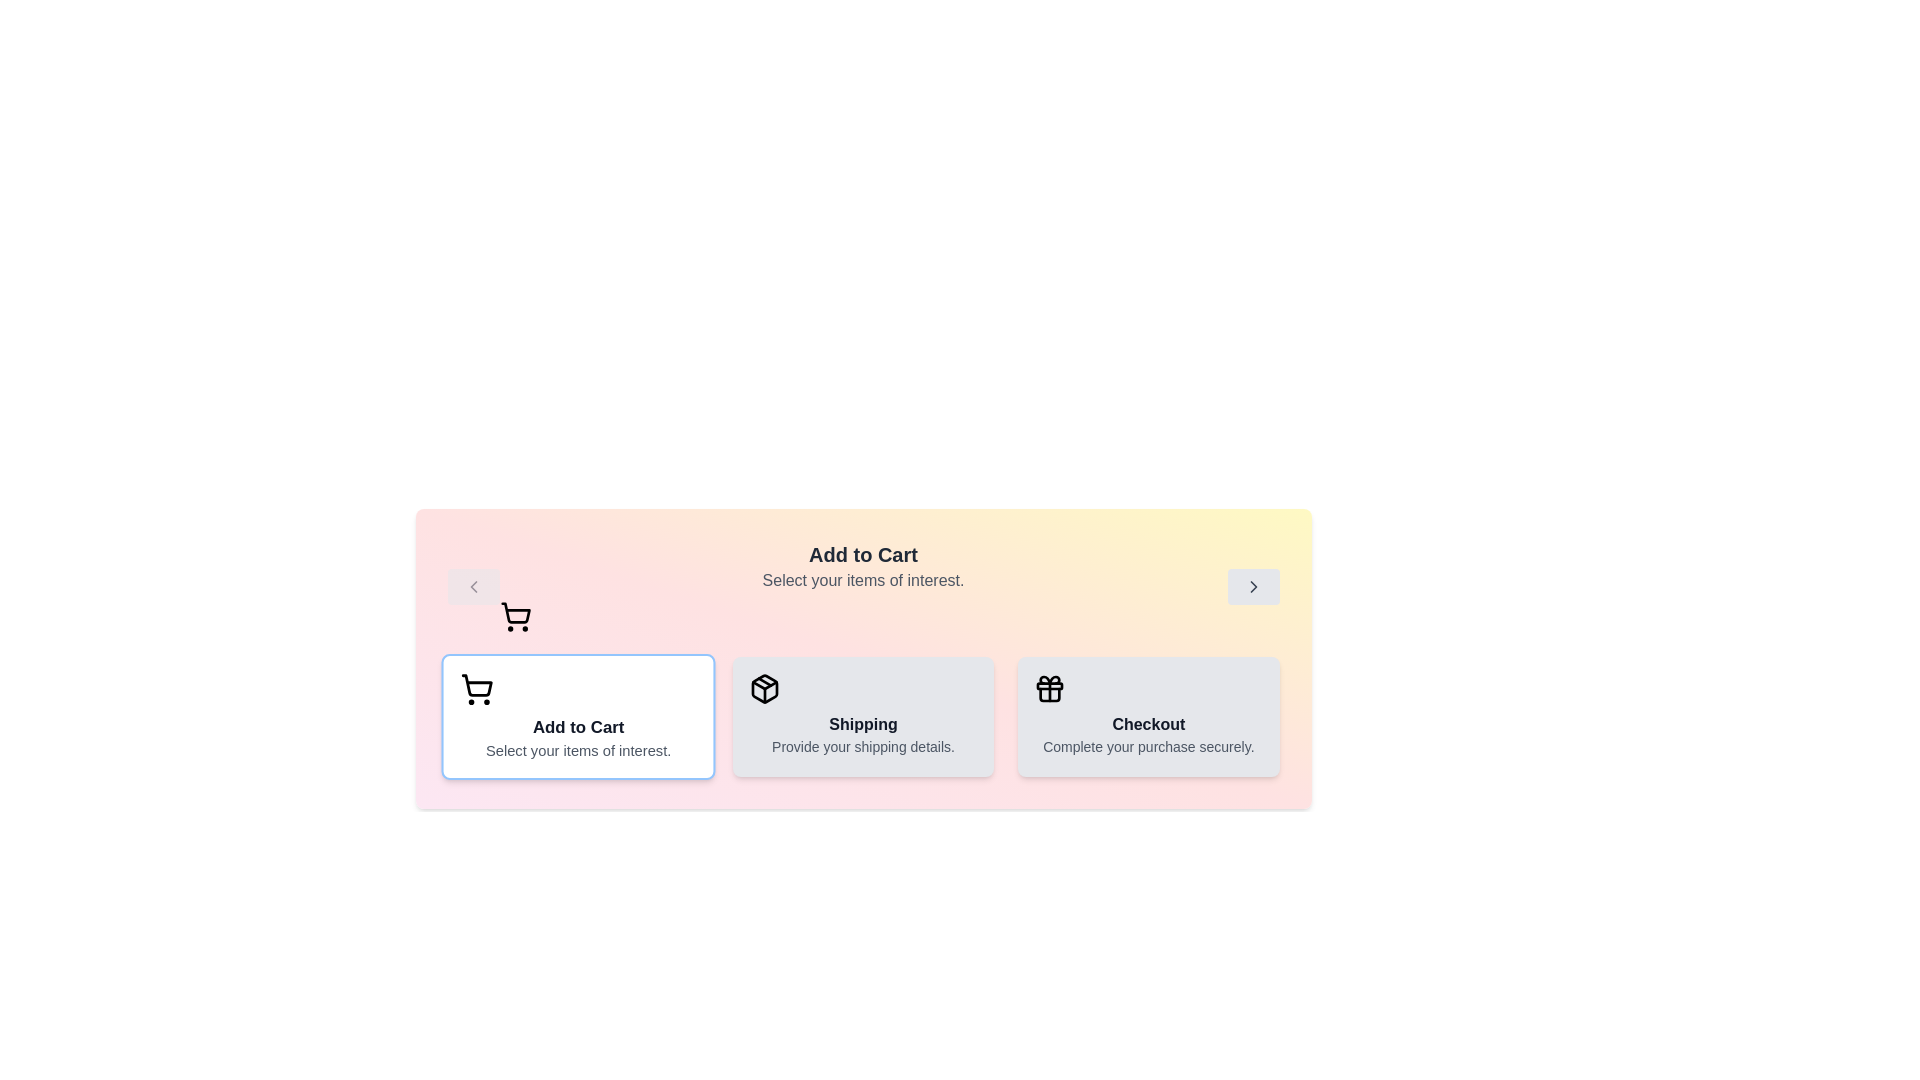 This screenshot has height=1080, width=1920. What do you see at coordinates (472, 585) in the screenshot?
I see `the navigation button located in the 'Add to Cart' section, which allows users to switch to a previous step or page` at bounding box center [472, 585].